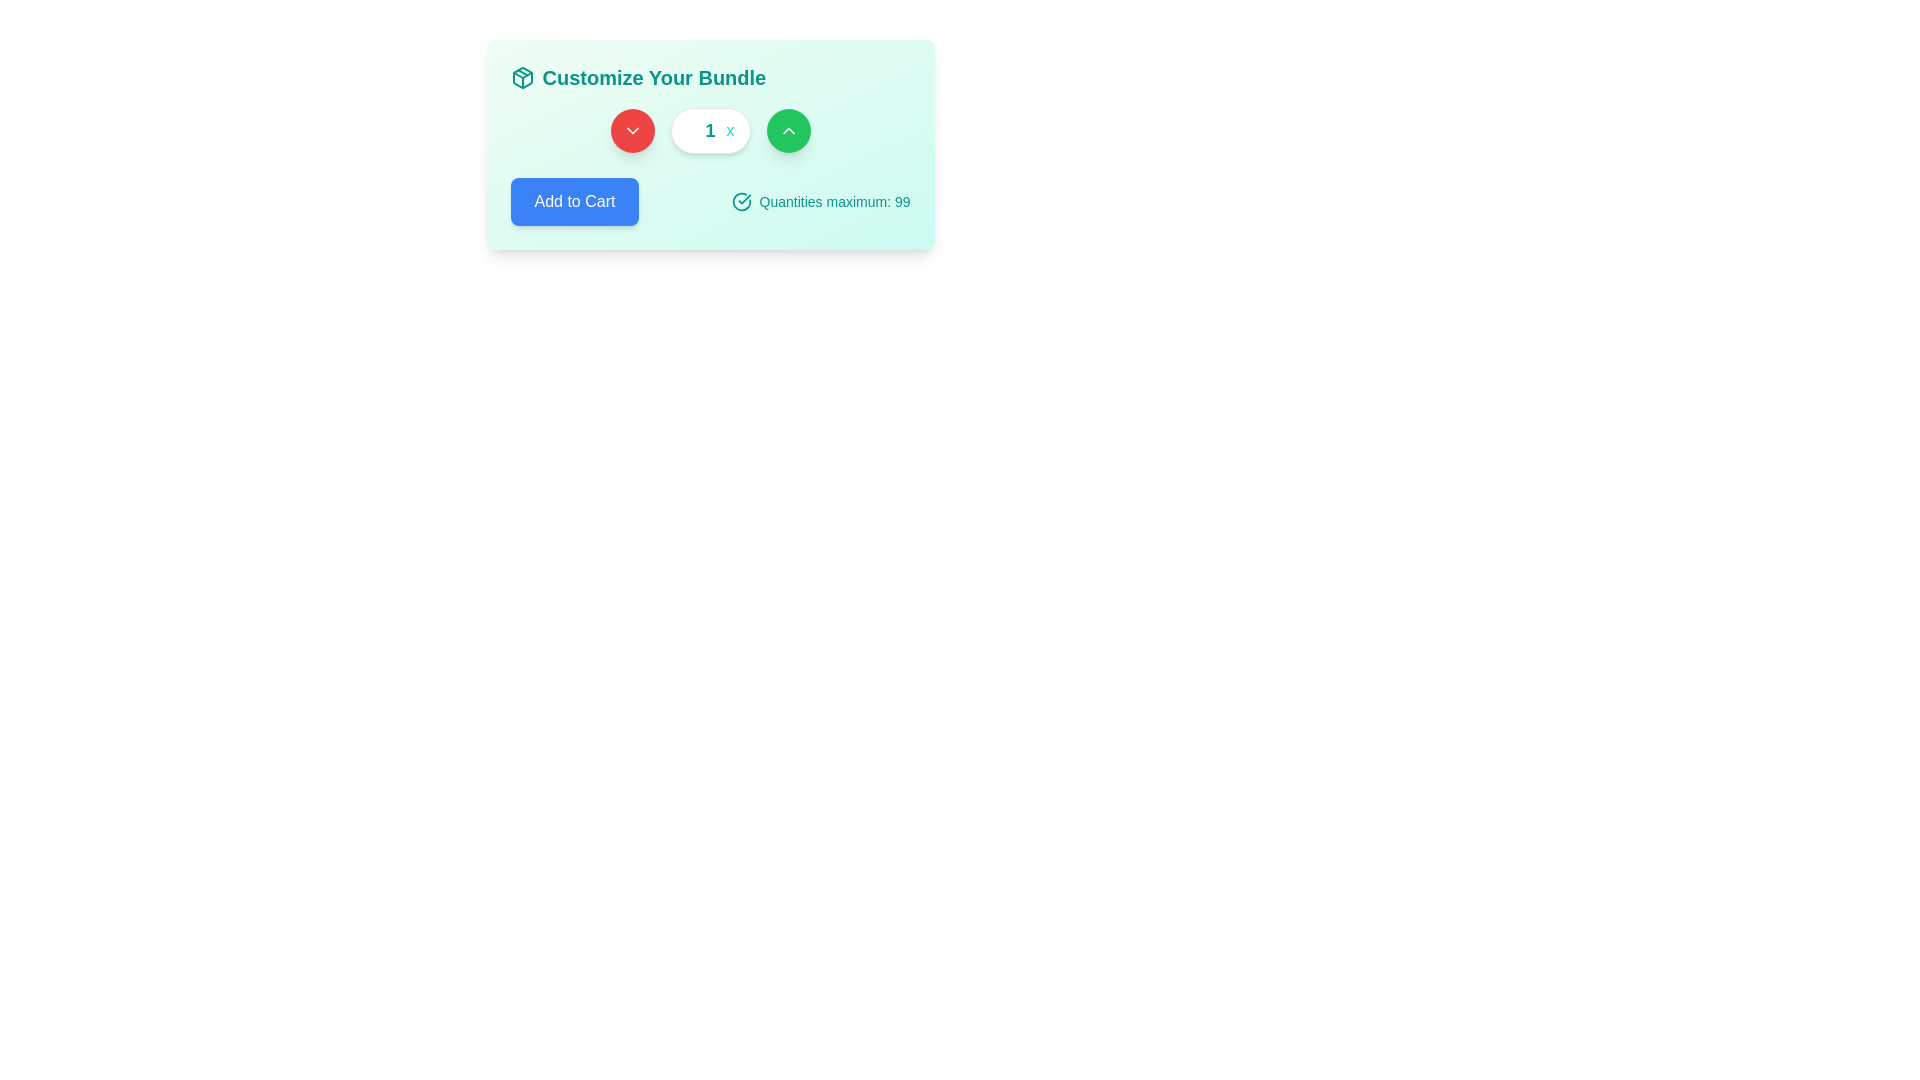  What do you see at coordinates (522, 76) in the screenshot?
I see `the leftmost Graphic SVG Icon representing a 'package' or 'bundle' in the context of customizing a bundle, located next to the 'Customize Your Bundle' title` at bounding box center [522, 76].